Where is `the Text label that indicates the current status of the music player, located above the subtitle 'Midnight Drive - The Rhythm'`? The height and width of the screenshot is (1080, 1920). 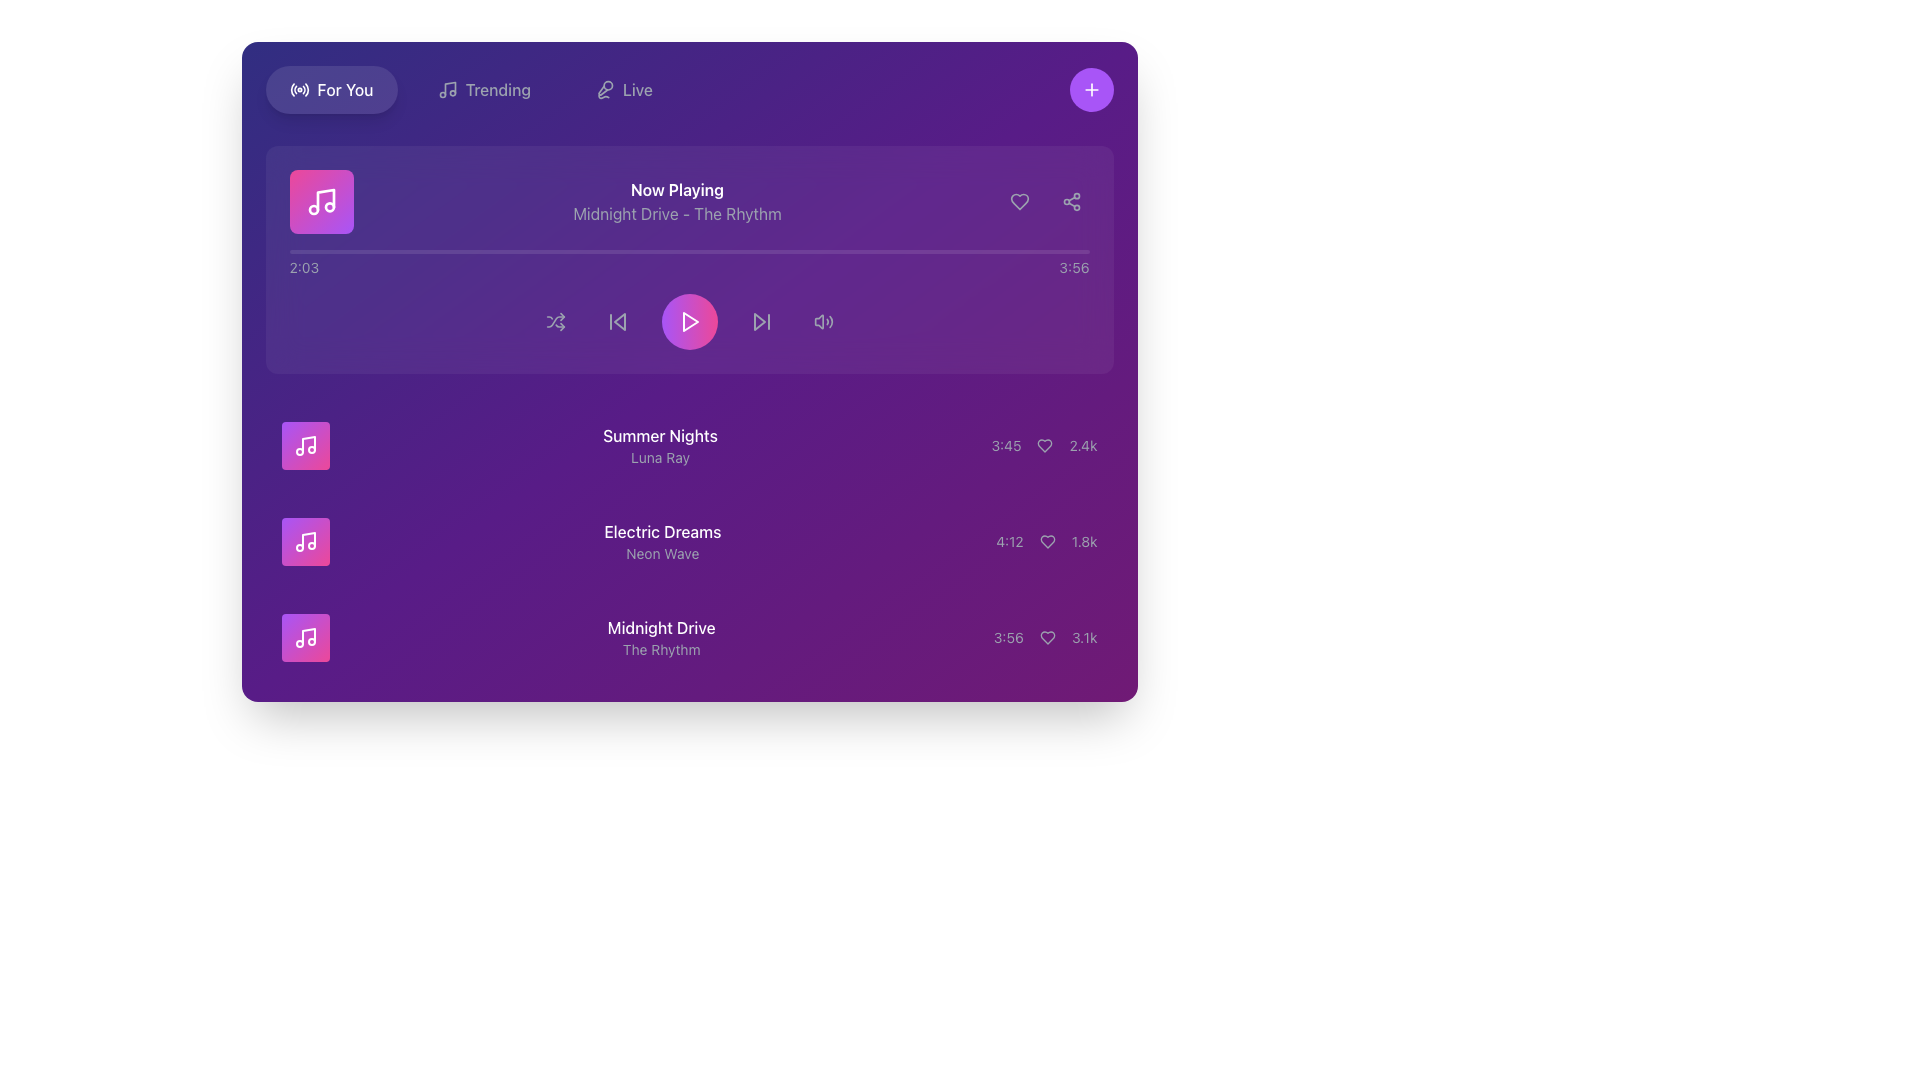
the Text label that indicates the current status of the music player, located above the subtitle 'Midnight Drive - The Rhythm' is located at coordinates (677, 189).